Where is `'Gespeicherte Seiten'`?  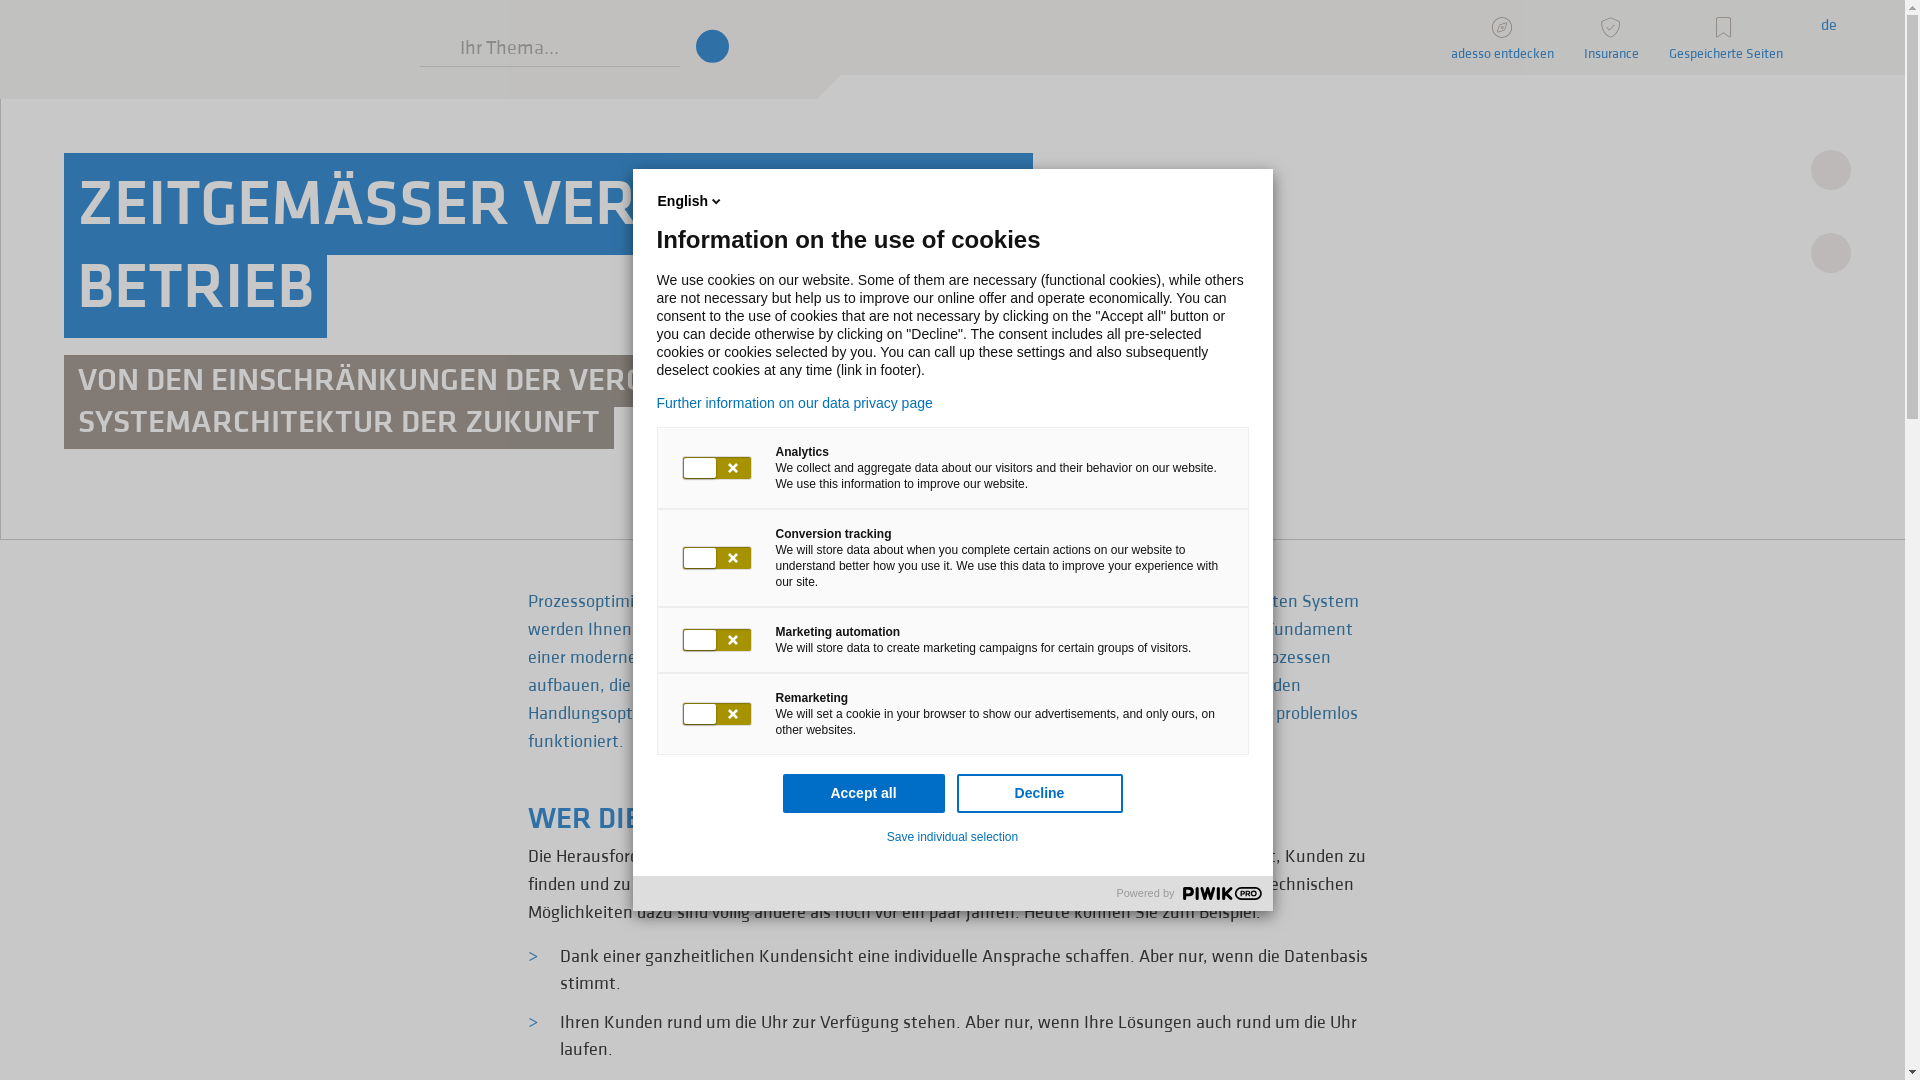 'Gespeicherte Seiten' is located at coordinates (1725, 37).